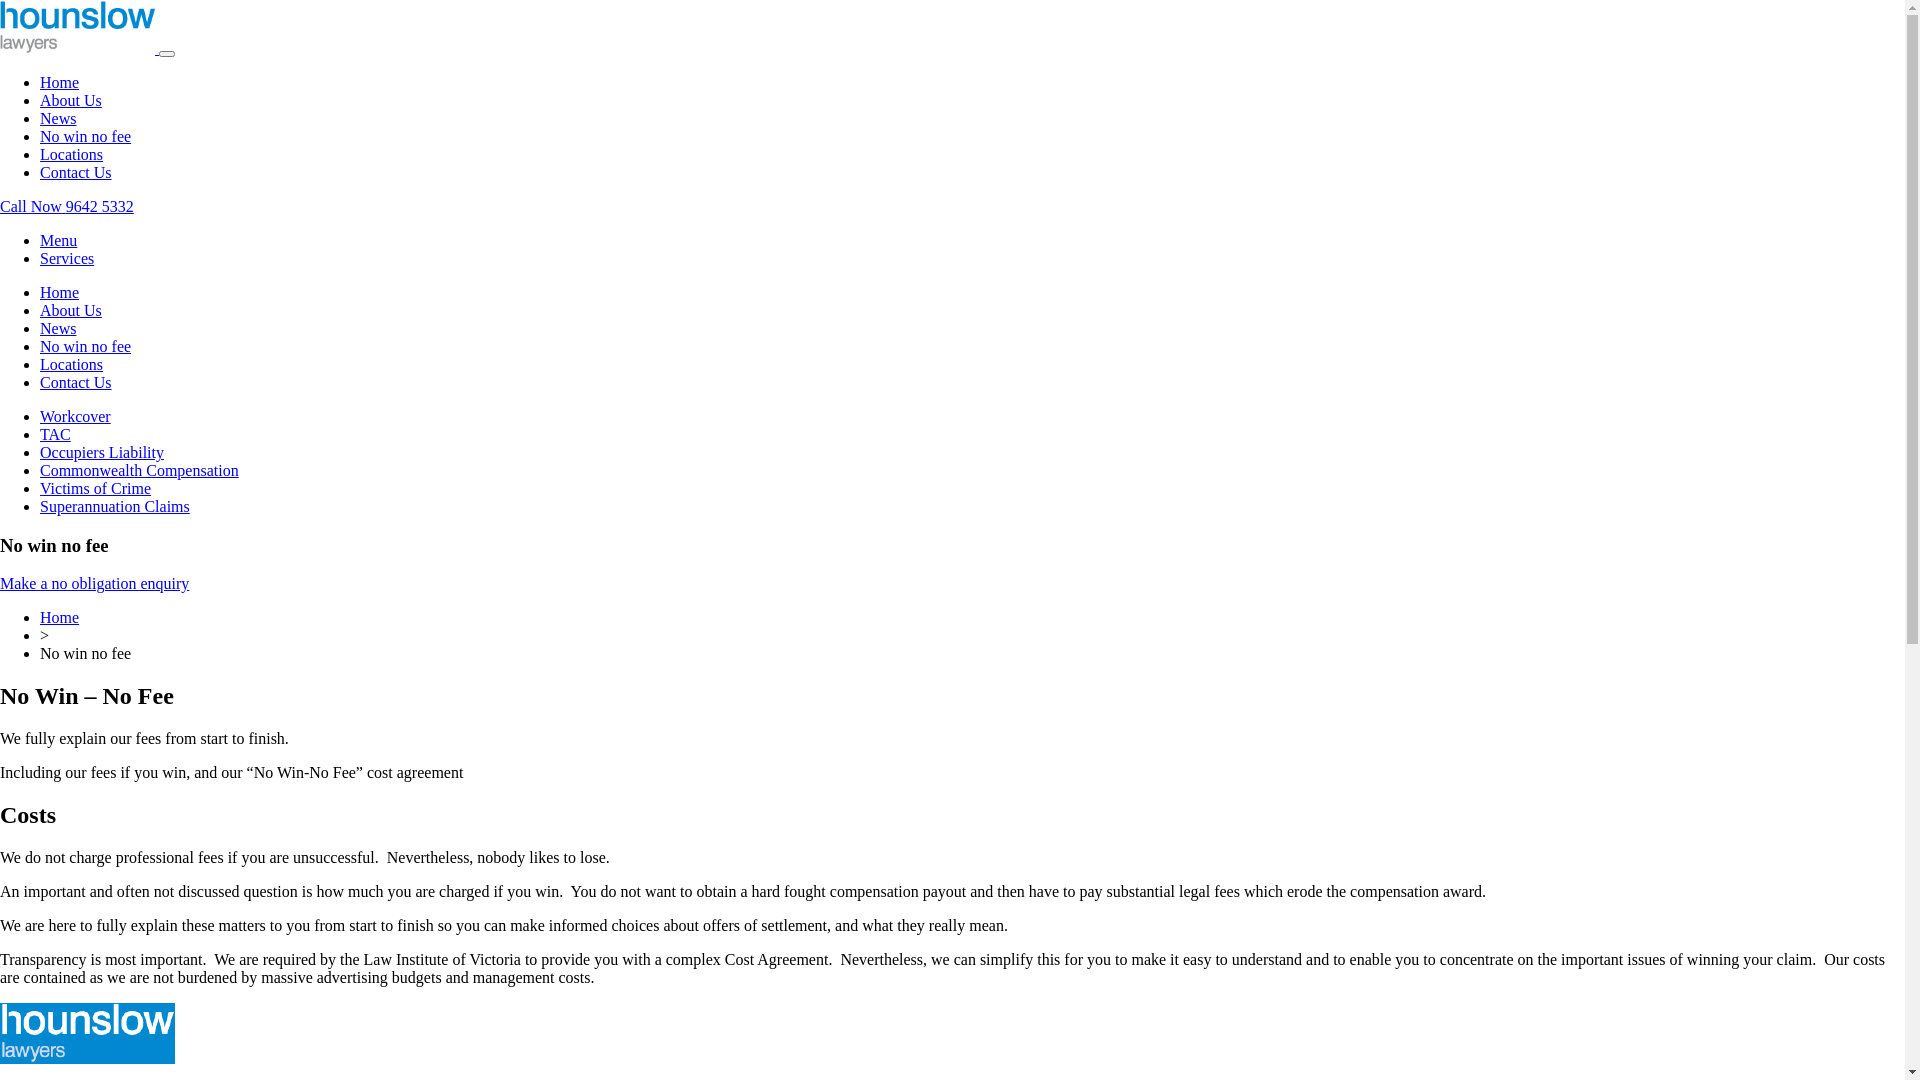 The height and width of the screenshot is (1080, 1920). What do you see at coordinates (84, 345) in the screenshot?
I see `'No win no fee'` at bounding box center [84, 345].